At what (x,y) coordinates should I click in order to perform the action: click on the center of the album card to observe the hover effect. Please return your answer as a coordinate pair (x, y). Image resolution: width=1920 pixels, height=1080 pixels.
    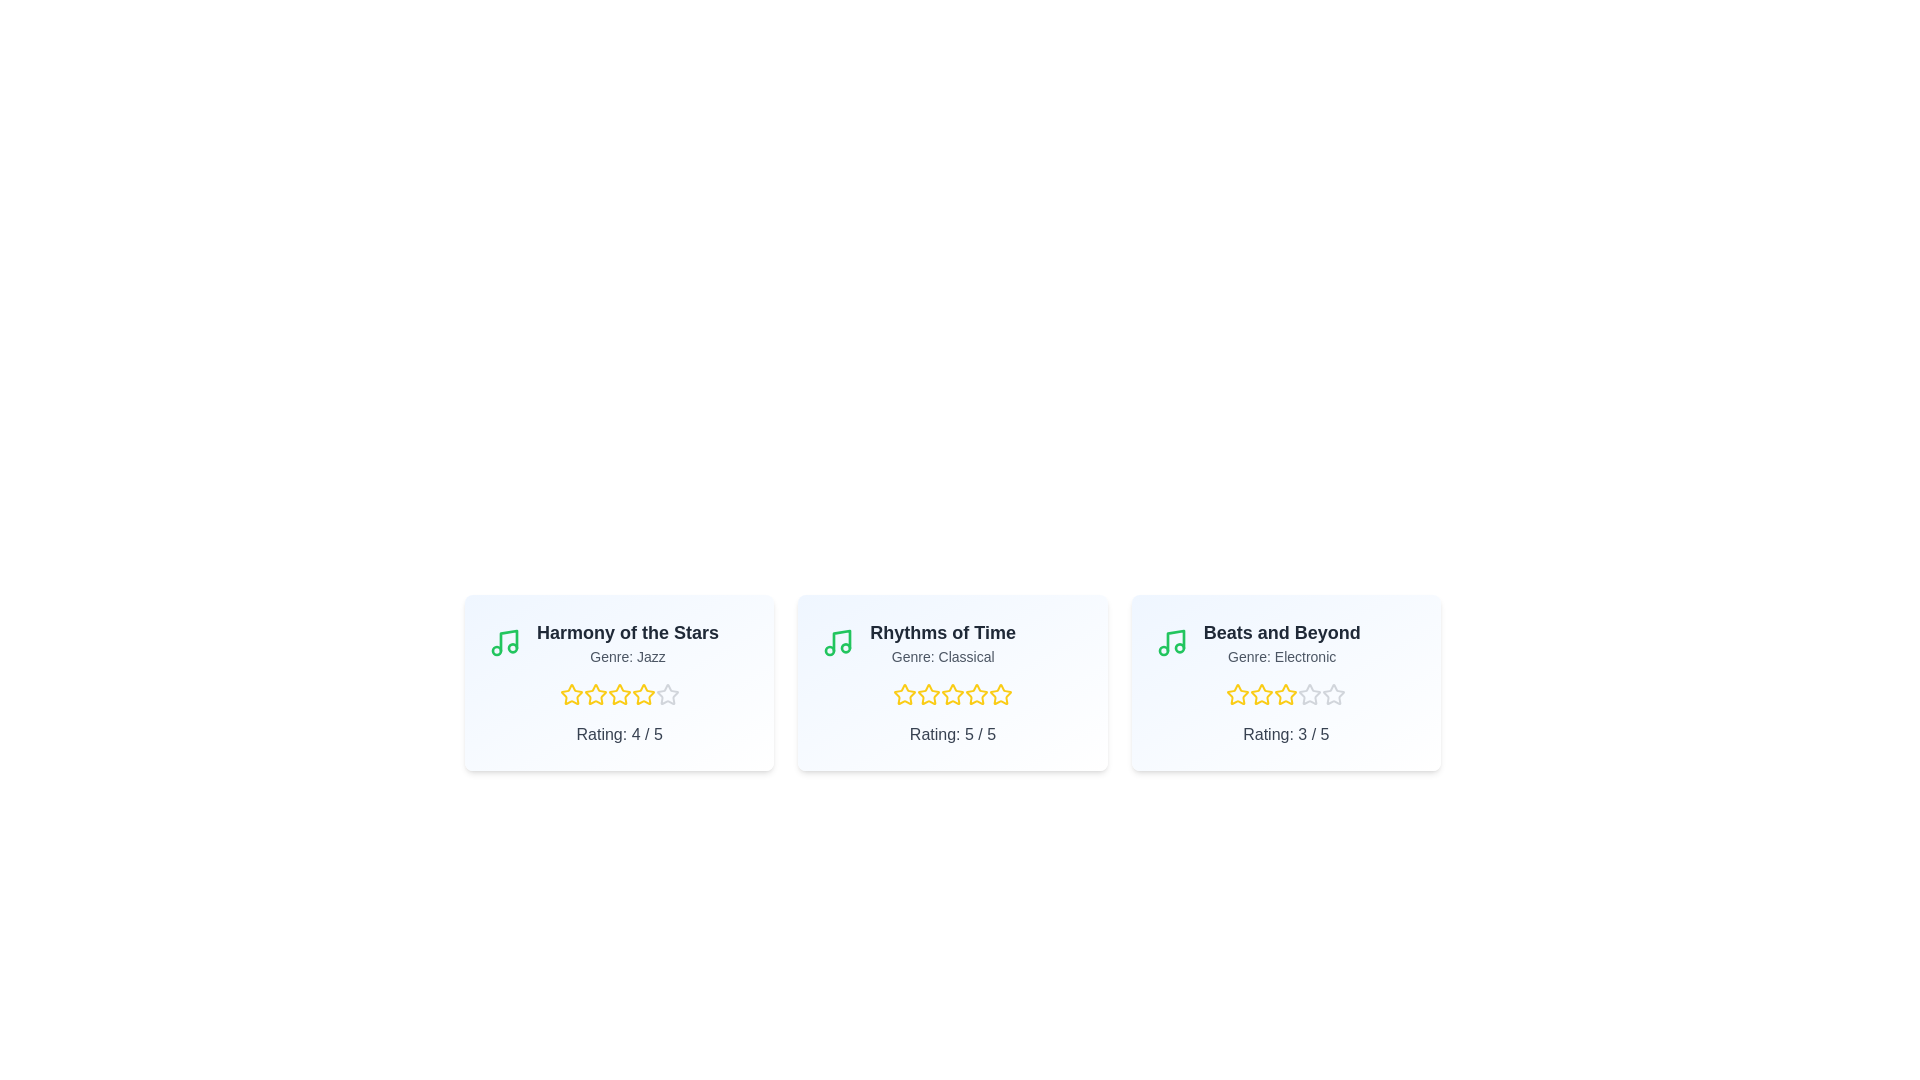
    Looking at the image, I should click on (618, 681).